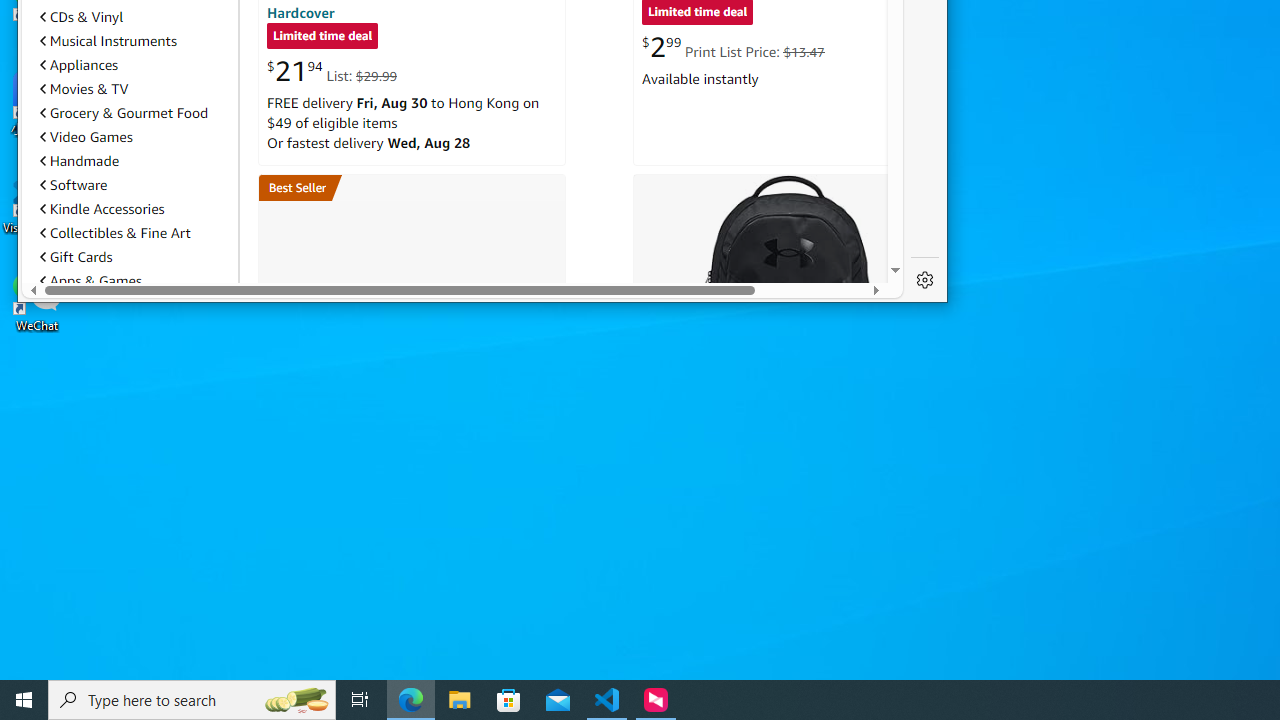  Describe the element at coordinates (76, 255) in the screenshot. I see `'Gift Cards'` at that location.